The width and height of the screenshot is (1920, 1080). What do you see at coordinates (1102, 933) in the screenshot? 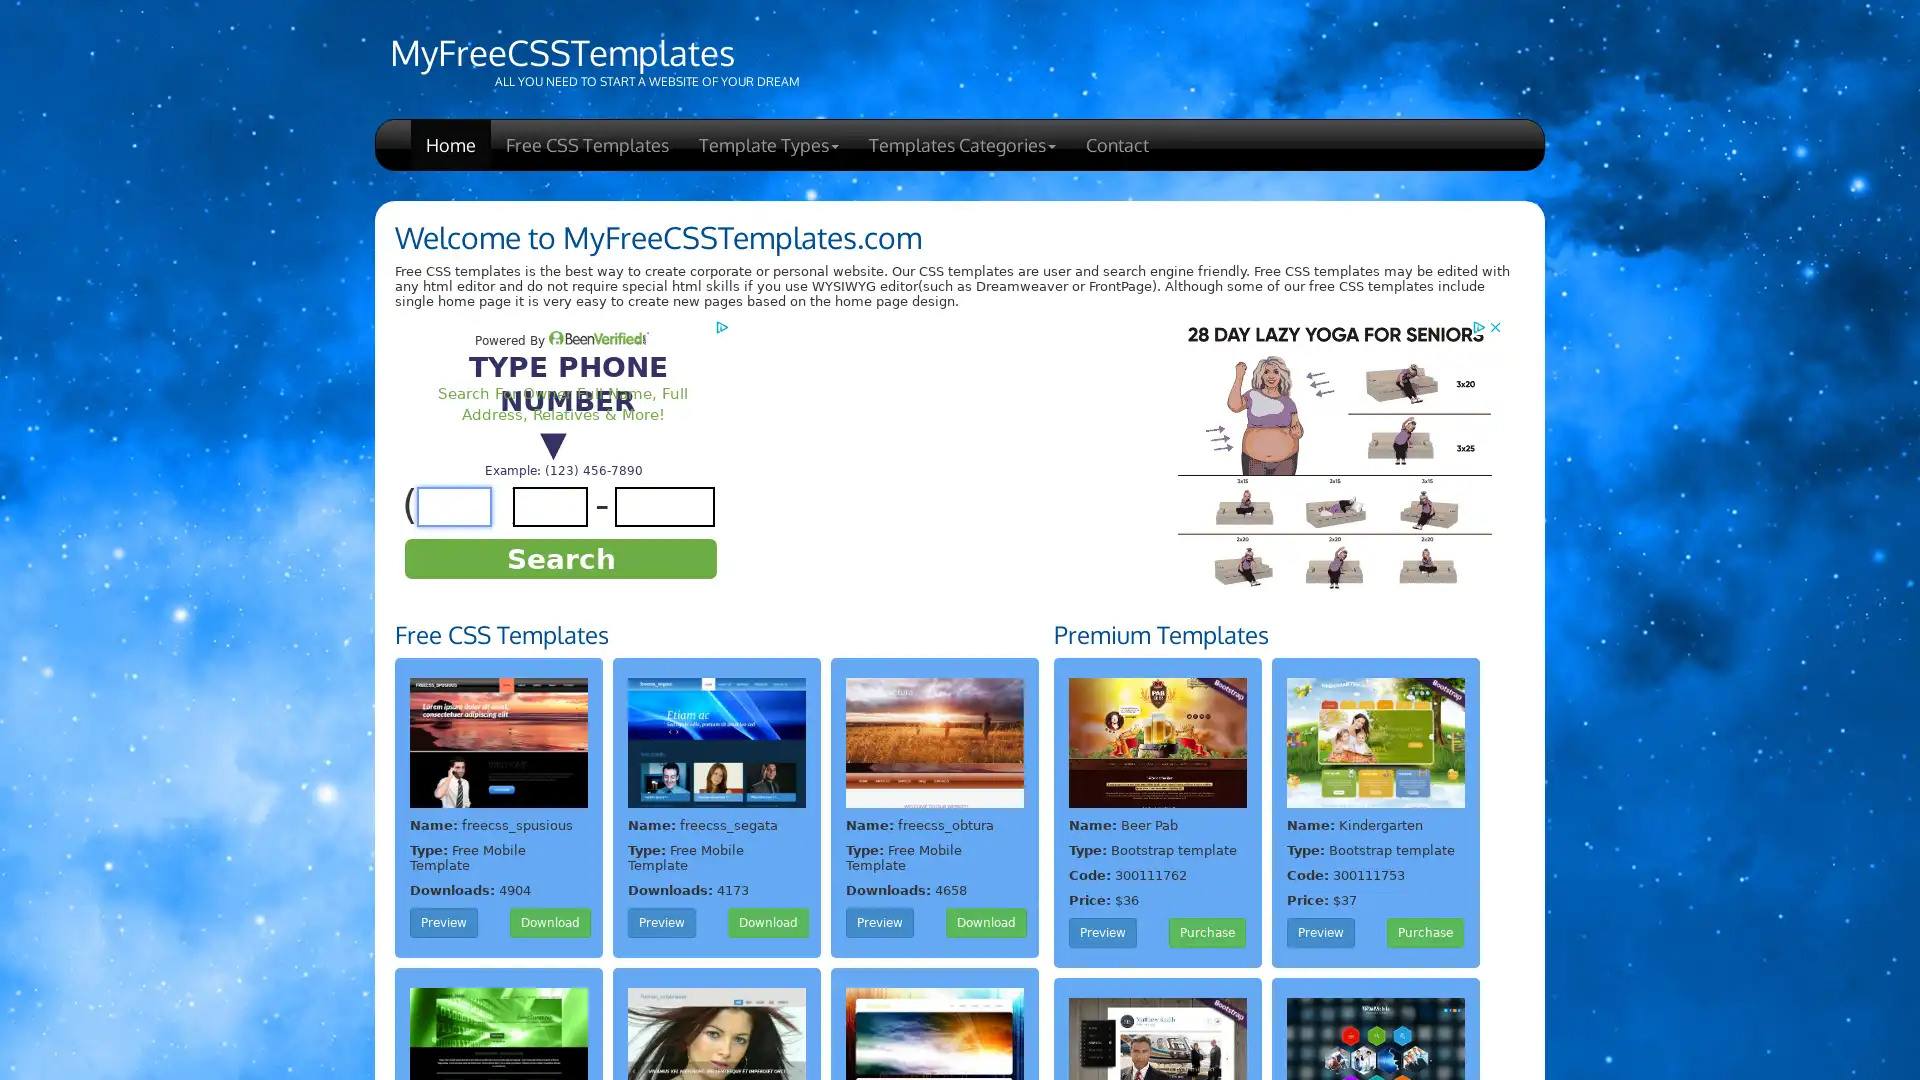
I see `Preview` at bounding box center [1102, 933].